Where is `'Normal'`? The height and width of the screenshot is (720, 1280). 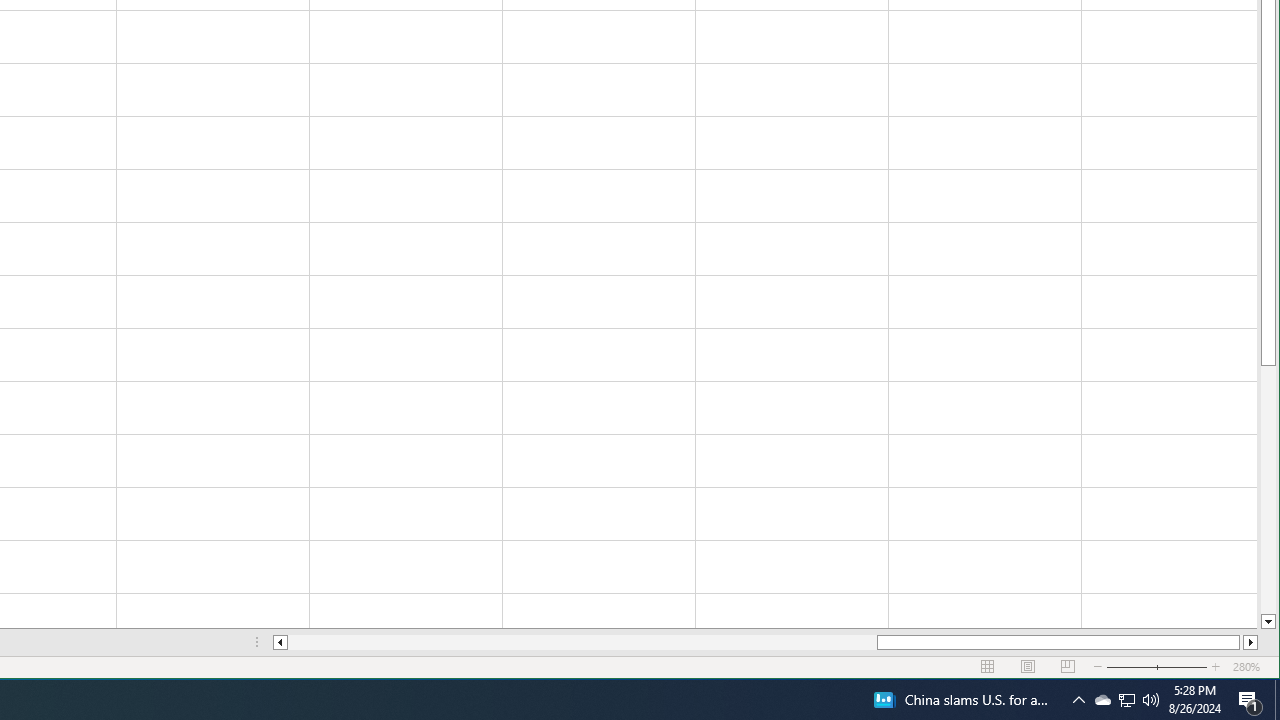 'Normal' is located at coordinates (988, 667).